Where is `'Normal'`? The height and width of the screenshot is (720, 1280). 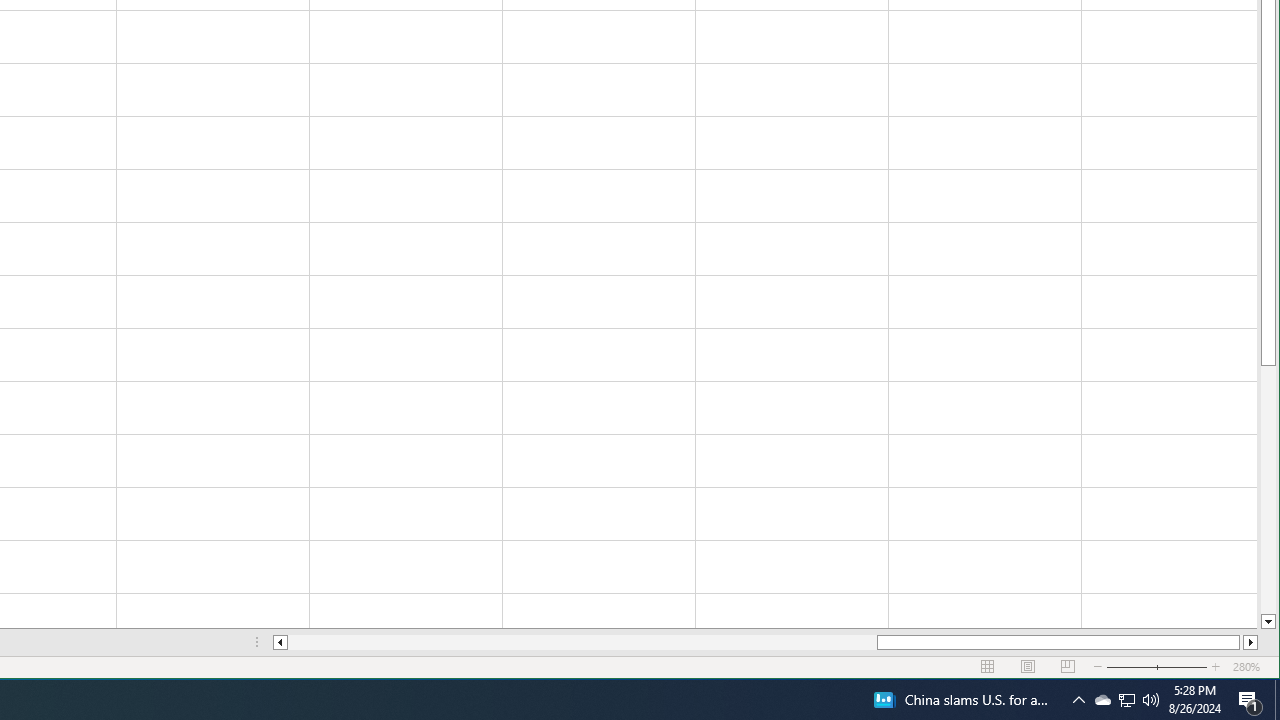 'Normal' is located at coordinates (988, 667).